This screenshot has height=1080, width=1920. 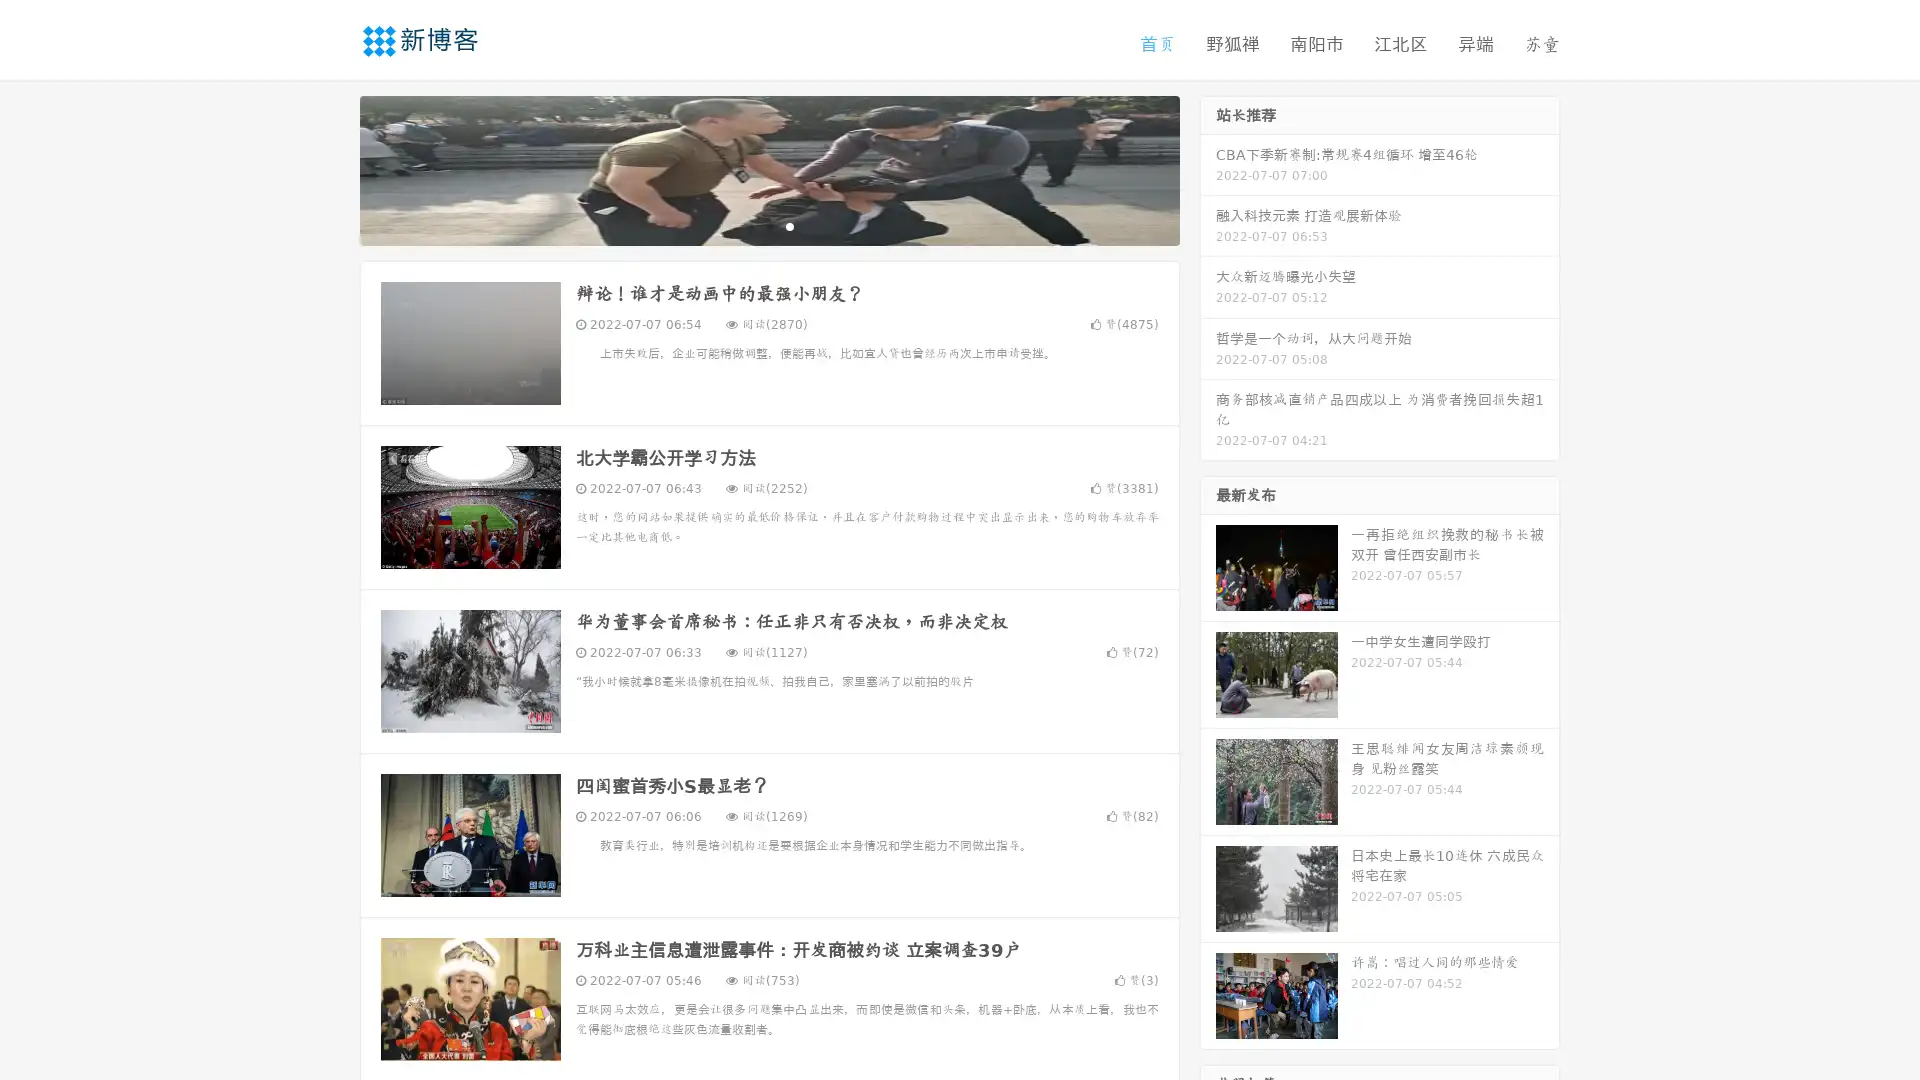 I want to click on Go to slide 1, so click(x=748, y=225).